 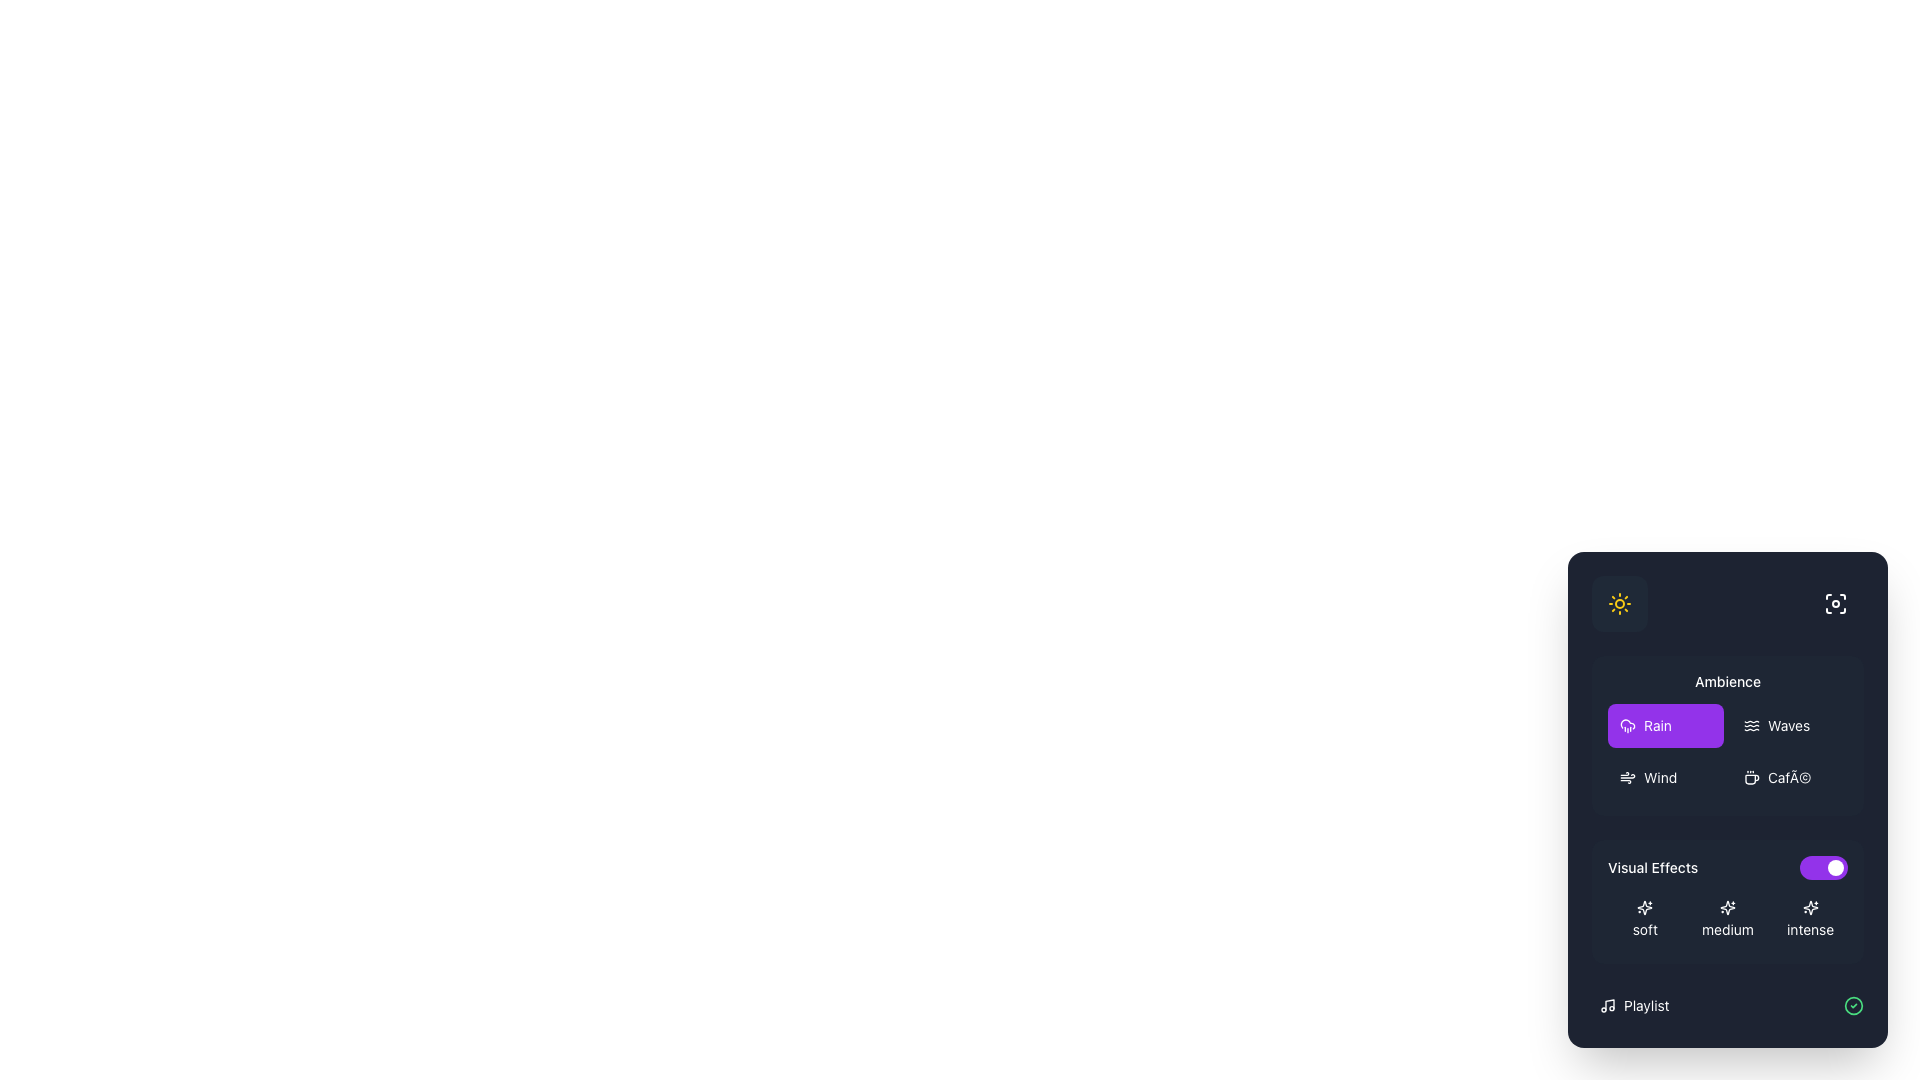 What do you see at coordinates (1727, 907) in the screenshot?
I see `the 'medium' intensity selectable option icon located in the middle of a group of three visual options under the 'Visual Effects' section` at bounding box center [1727, 907].